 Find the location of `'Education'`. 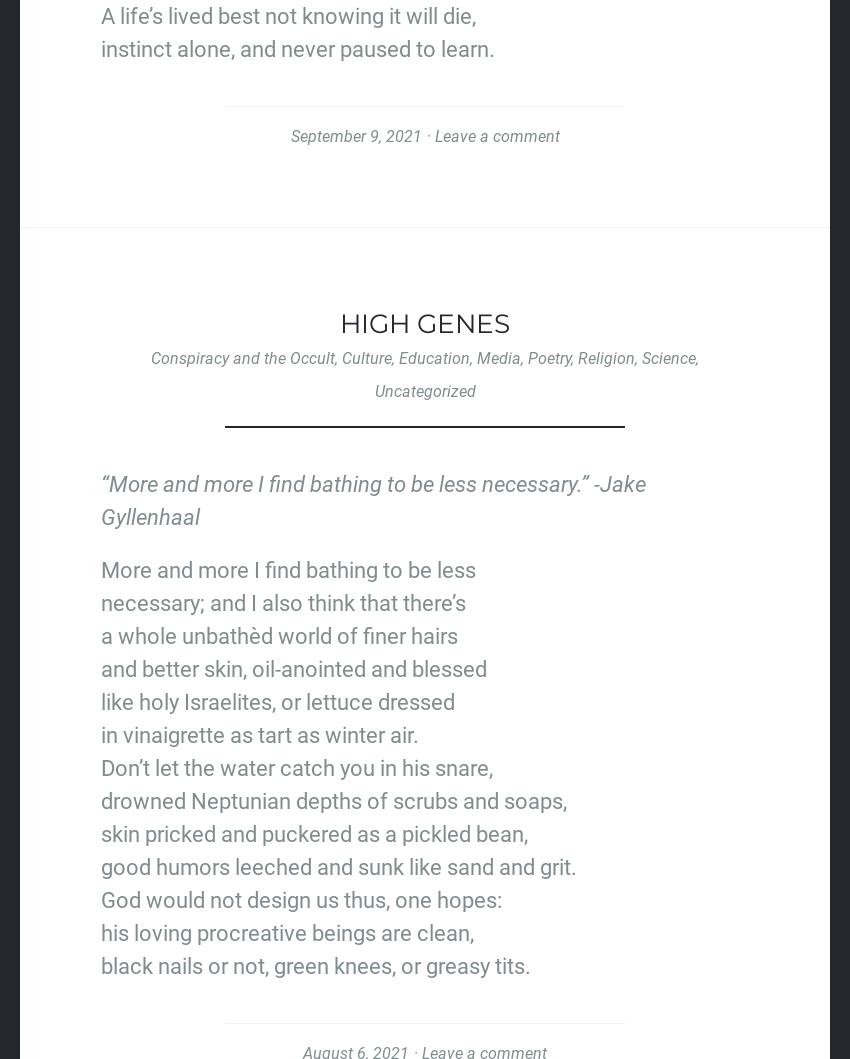

'Education' is located at coordinates (433, 357).